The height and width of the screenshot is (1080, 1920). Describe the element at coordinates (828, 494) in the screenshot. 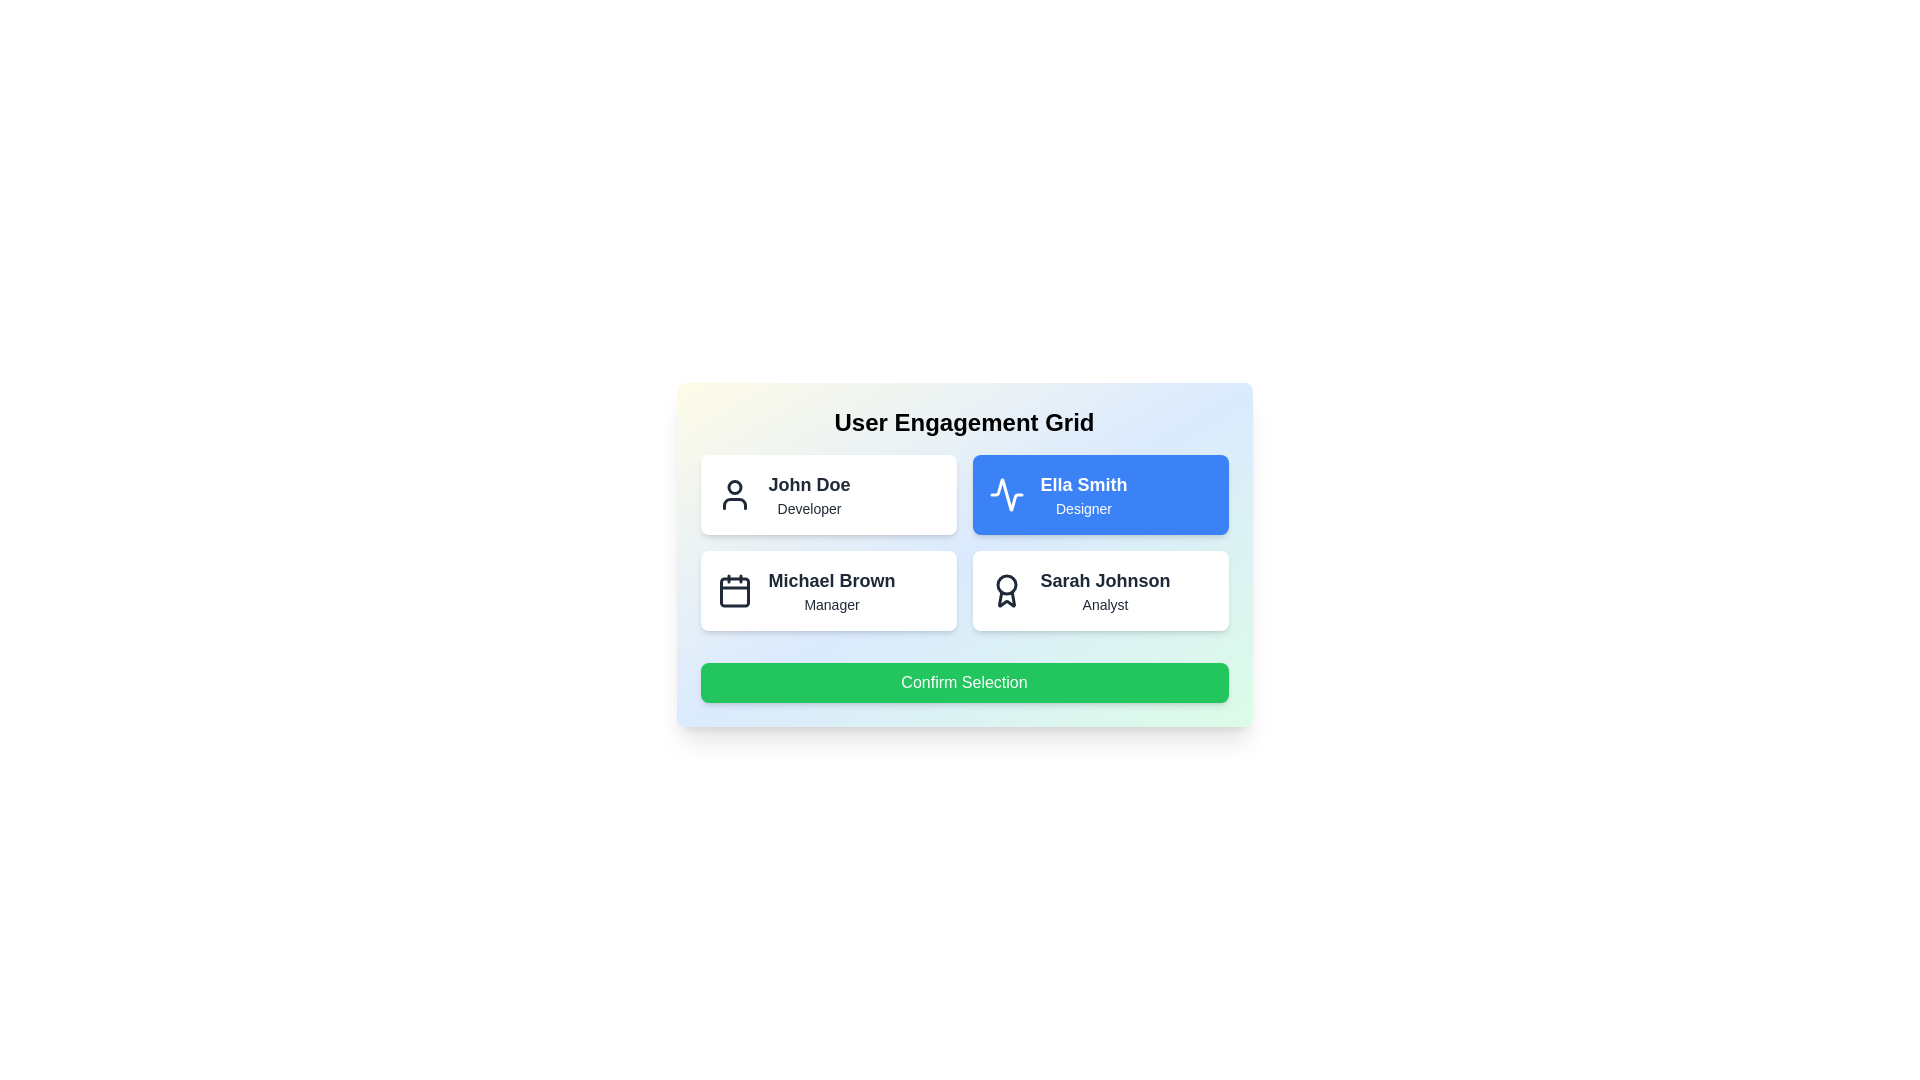

I see `the user card for John Doe` at that location.